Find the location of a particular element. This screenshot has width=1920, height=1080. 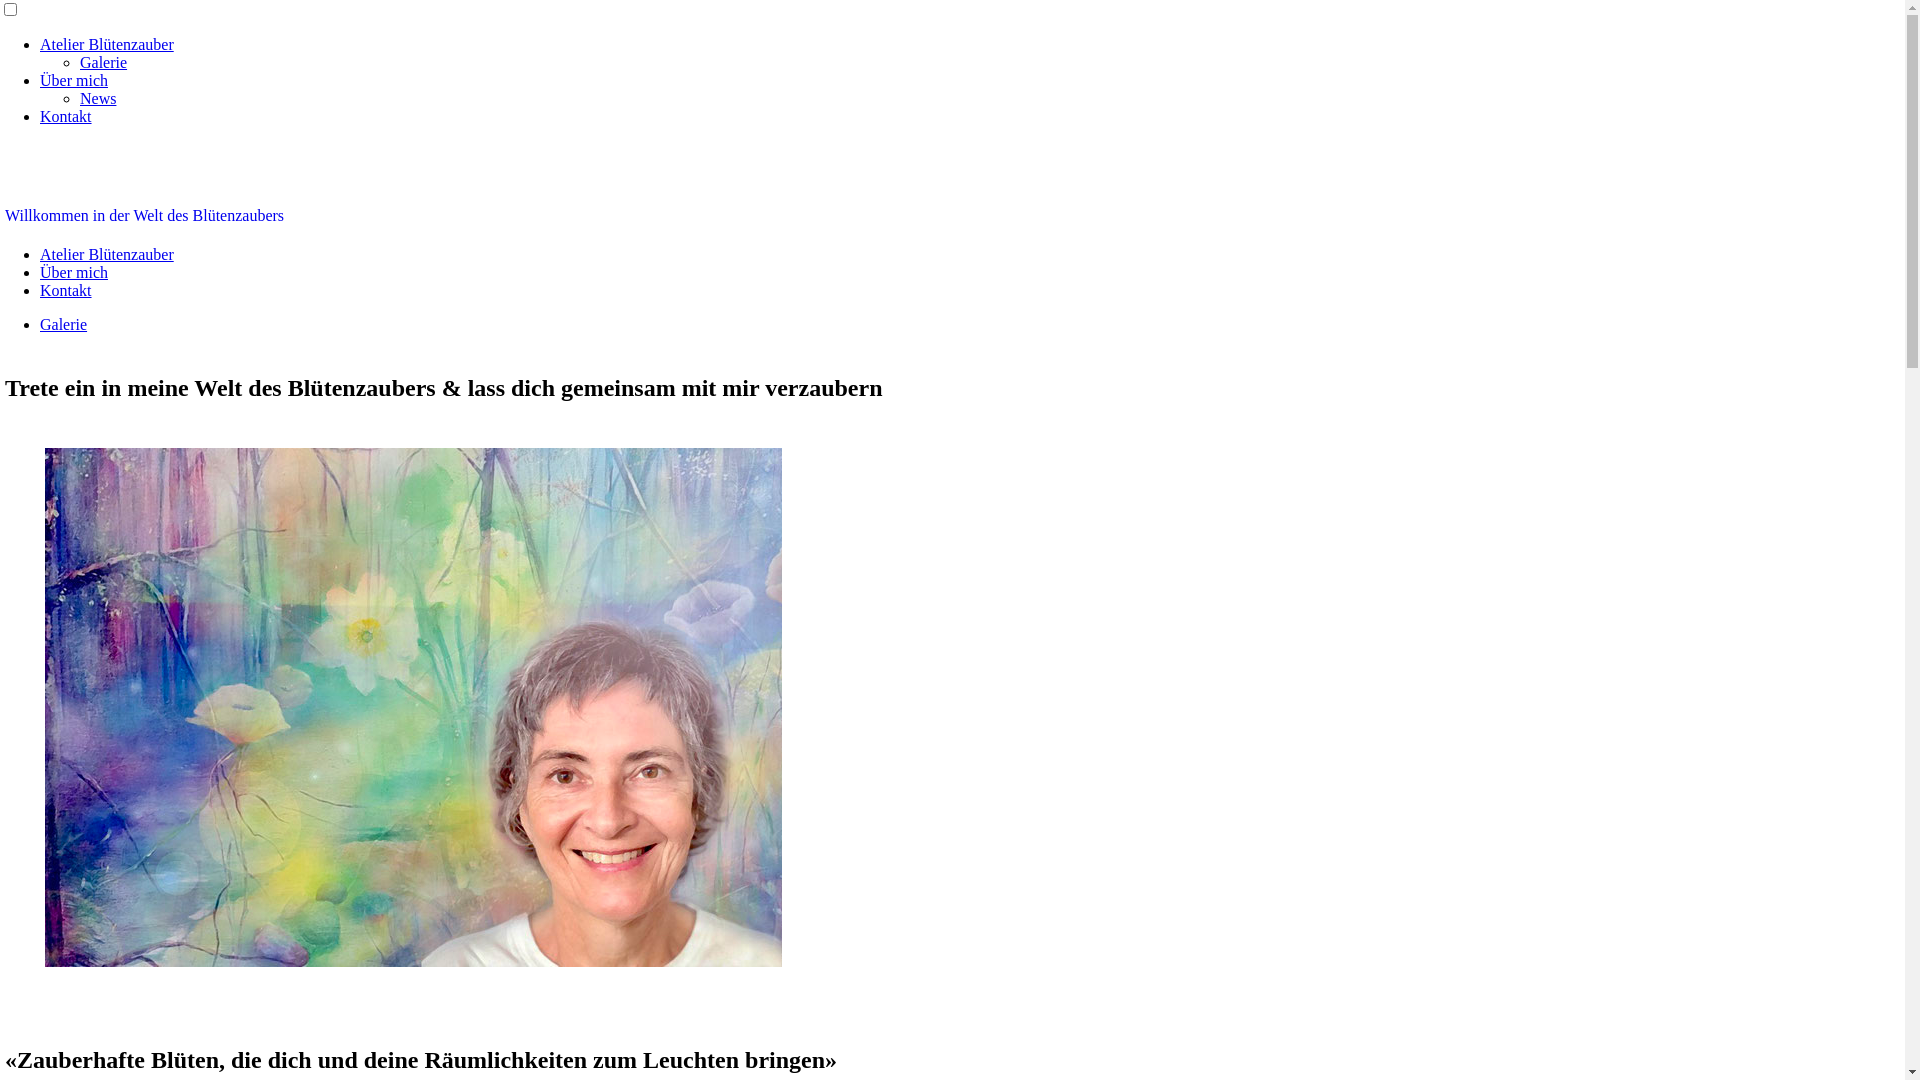

'Kontakt' is located at coordinates (66, 290).